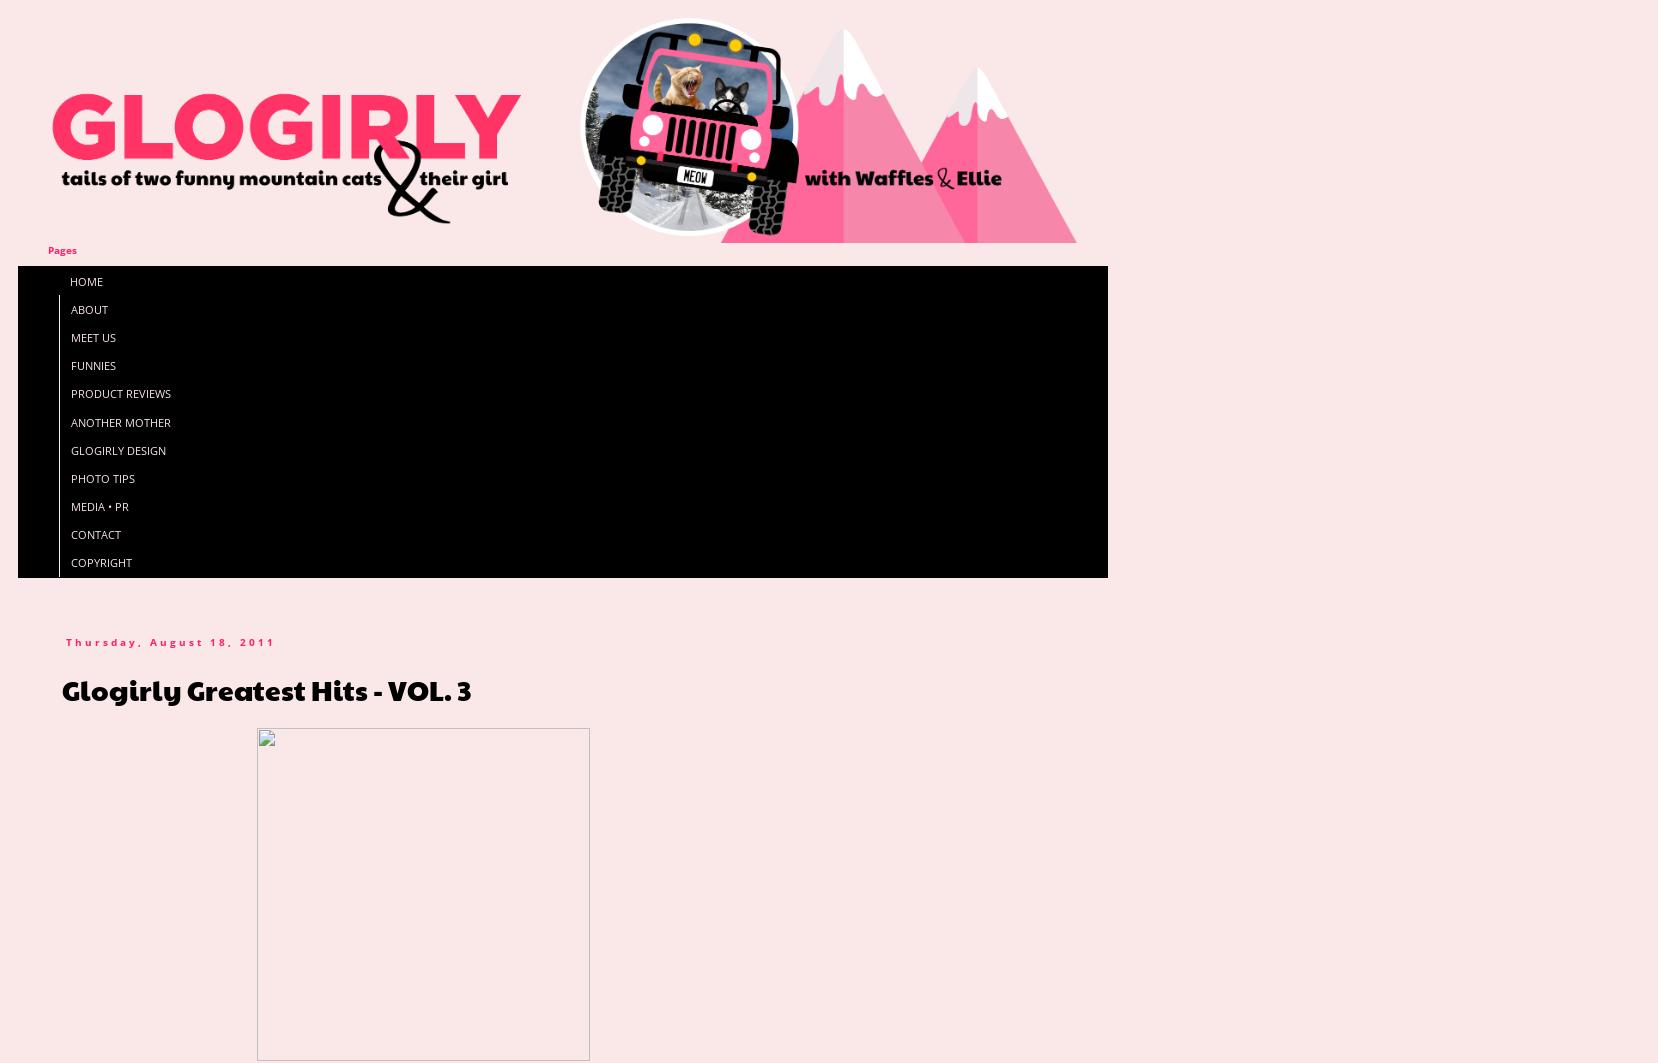  I want to click on 'Pages', so click(61, 250).